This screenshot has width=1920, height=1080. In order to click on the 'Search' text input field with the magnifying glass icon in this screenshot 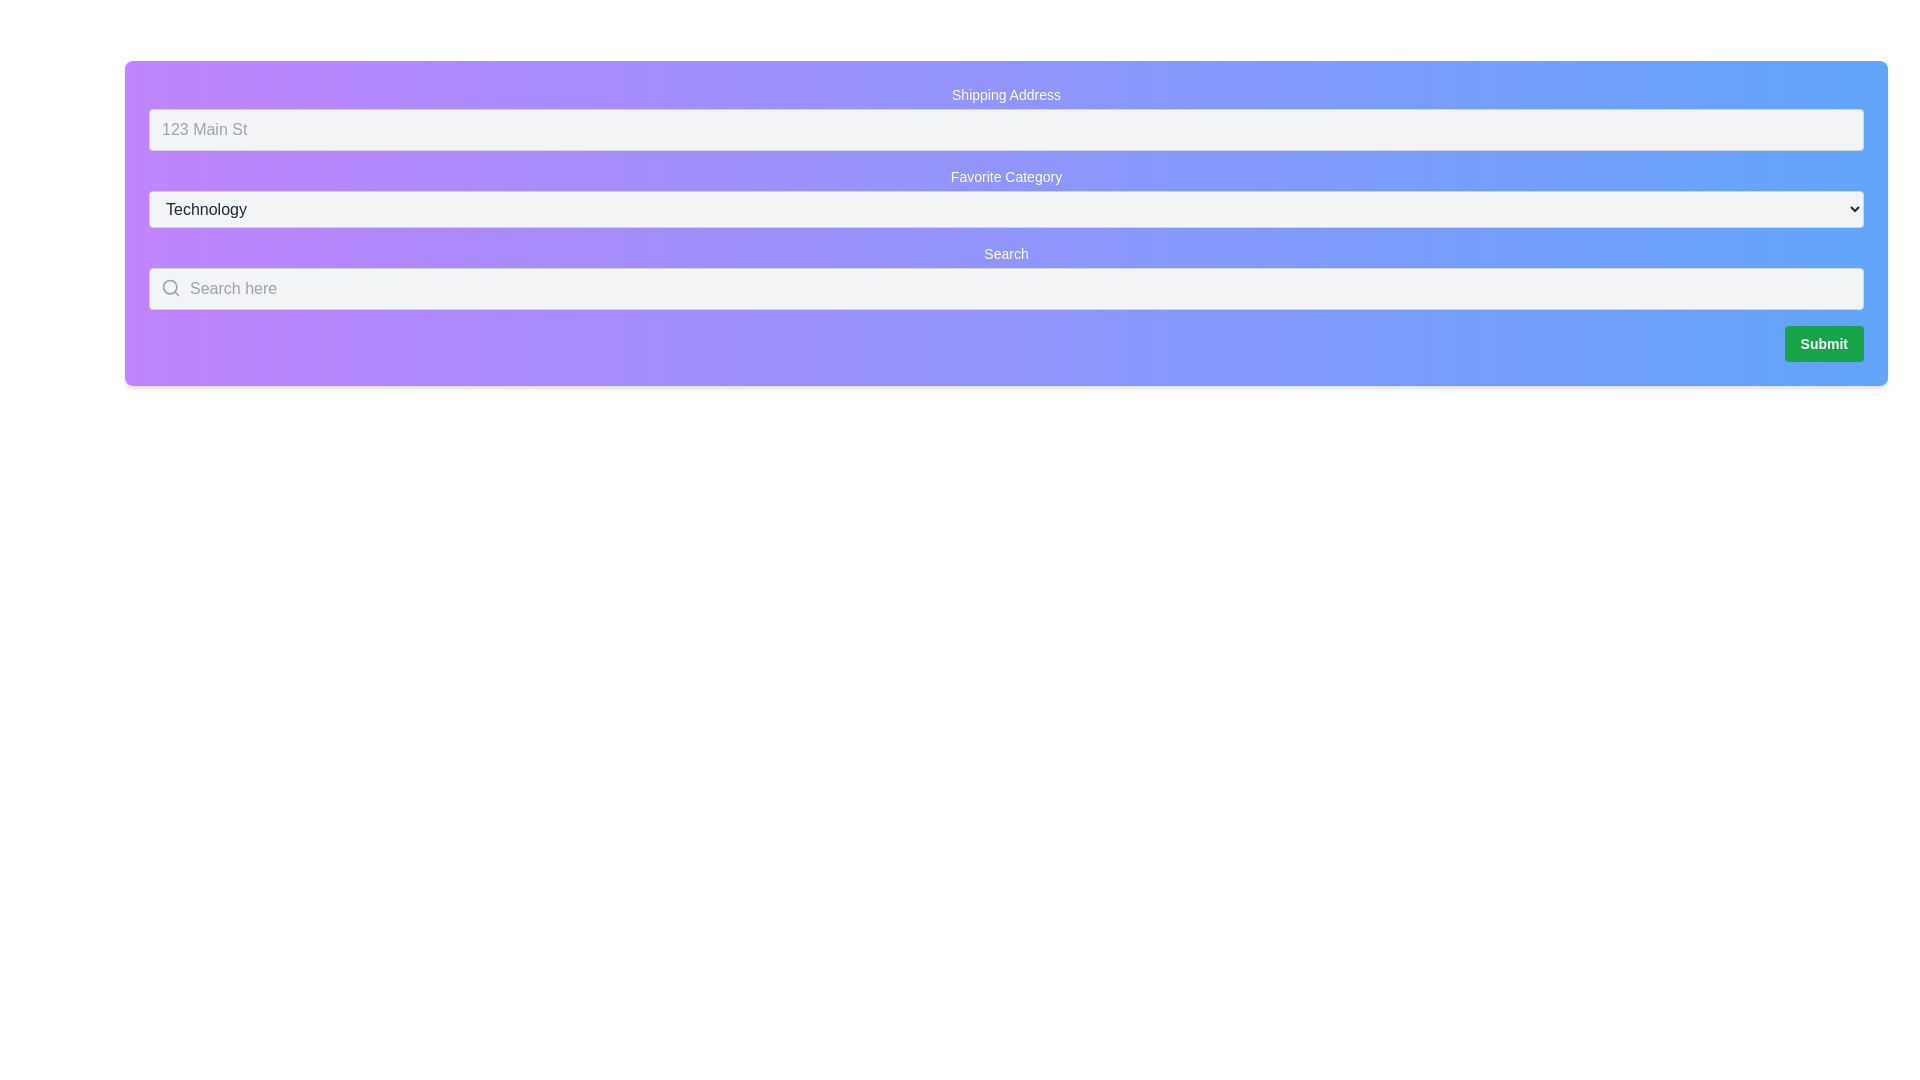, I will do `click(1006, 277)`.